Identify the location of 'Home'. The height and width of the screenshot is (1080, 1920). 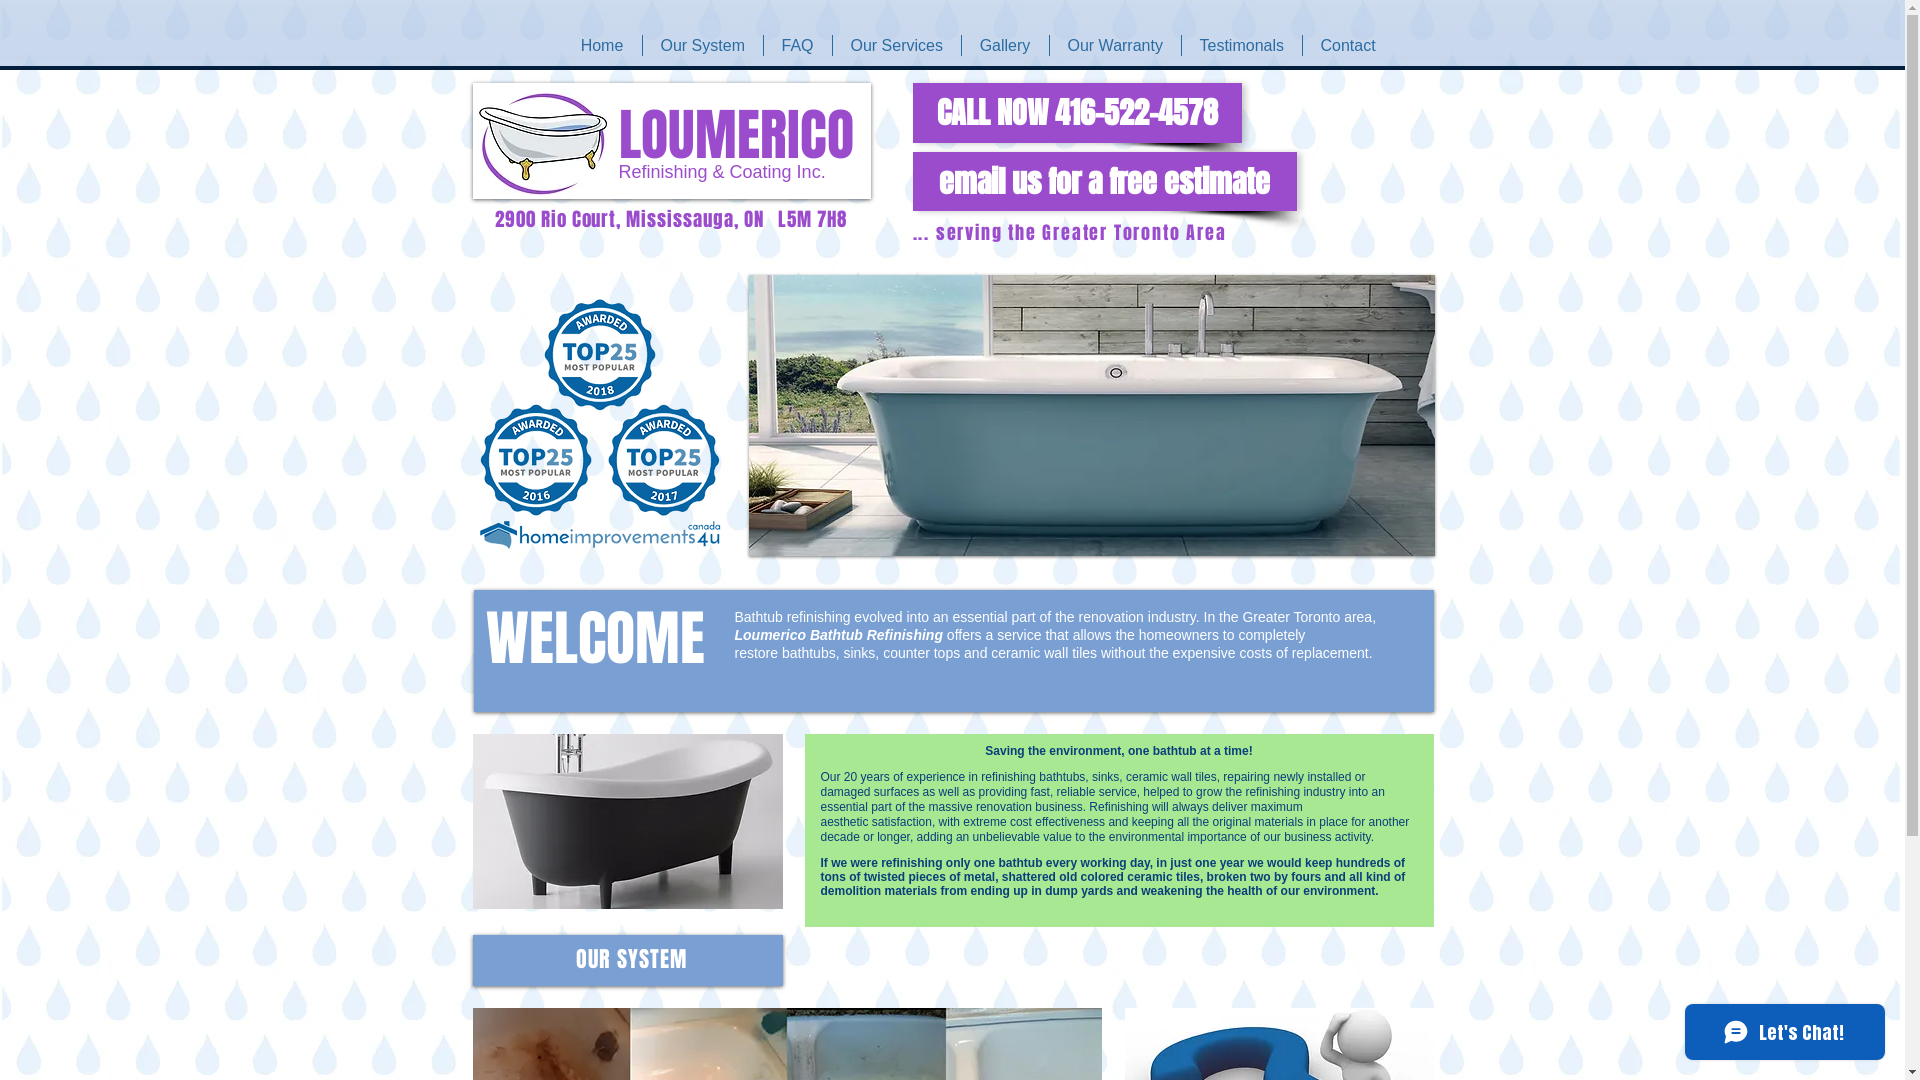
(600, 45).